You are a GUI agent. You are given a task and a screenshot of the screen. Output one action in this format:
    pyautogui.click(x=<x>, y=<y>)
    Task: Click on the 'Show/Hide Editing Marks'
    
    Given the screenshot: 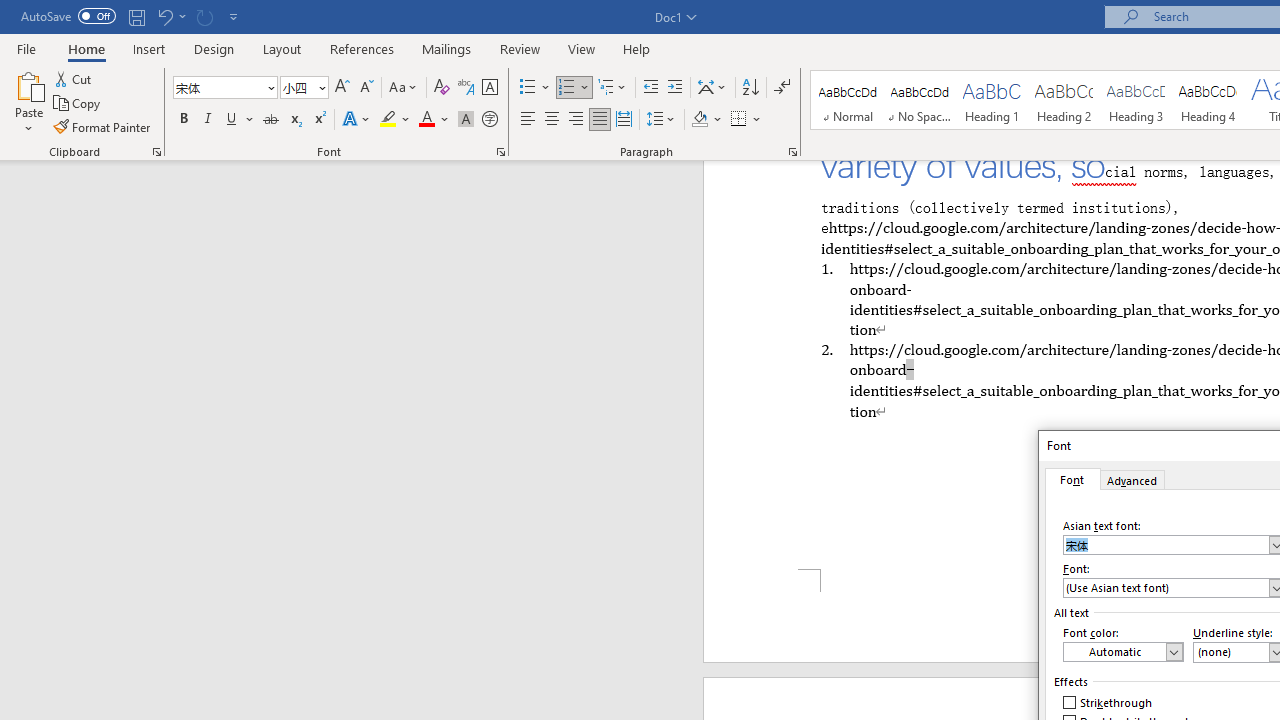 What is the action you would take?
    pyautogui.click(x=781, y=86)
    